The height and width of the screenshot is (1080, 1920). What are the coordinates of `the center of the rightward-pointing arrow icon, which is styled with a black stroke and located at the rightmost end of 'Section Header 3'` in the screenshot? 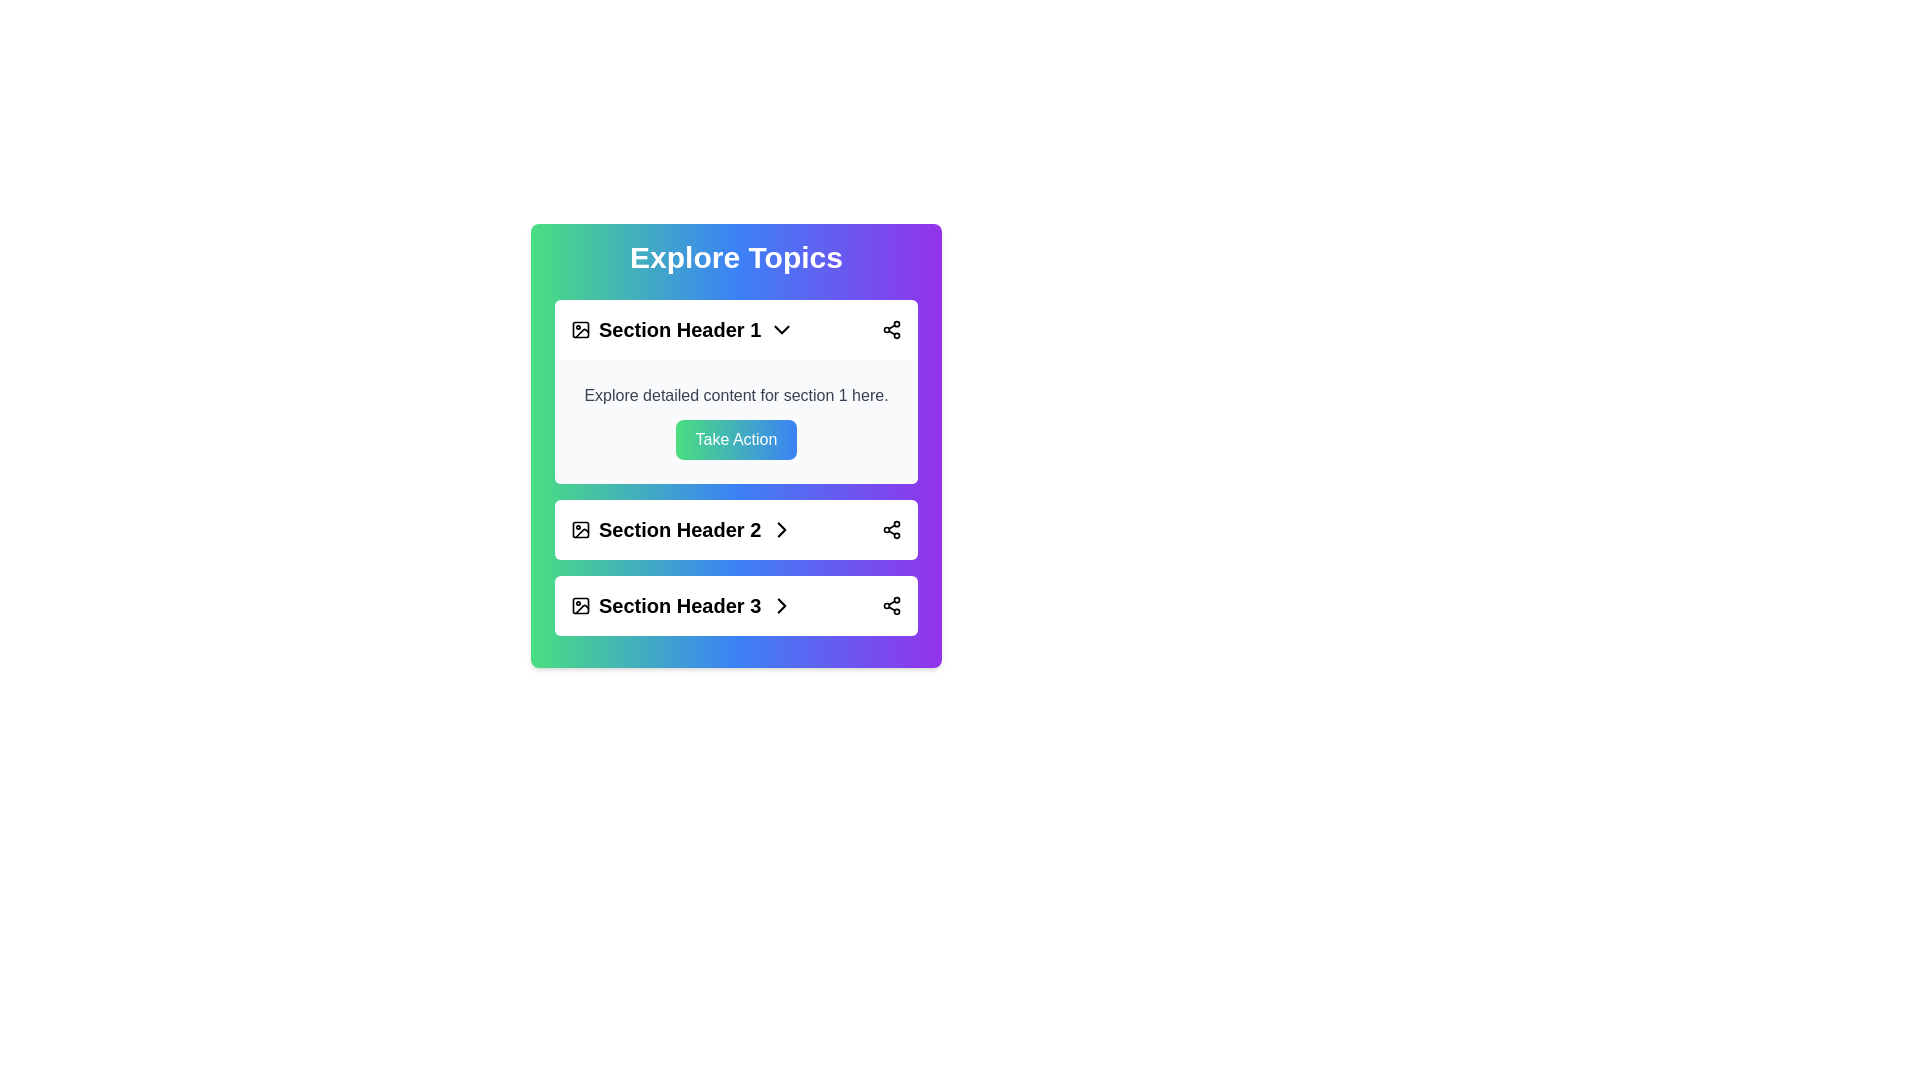 It's located at (781, 604).